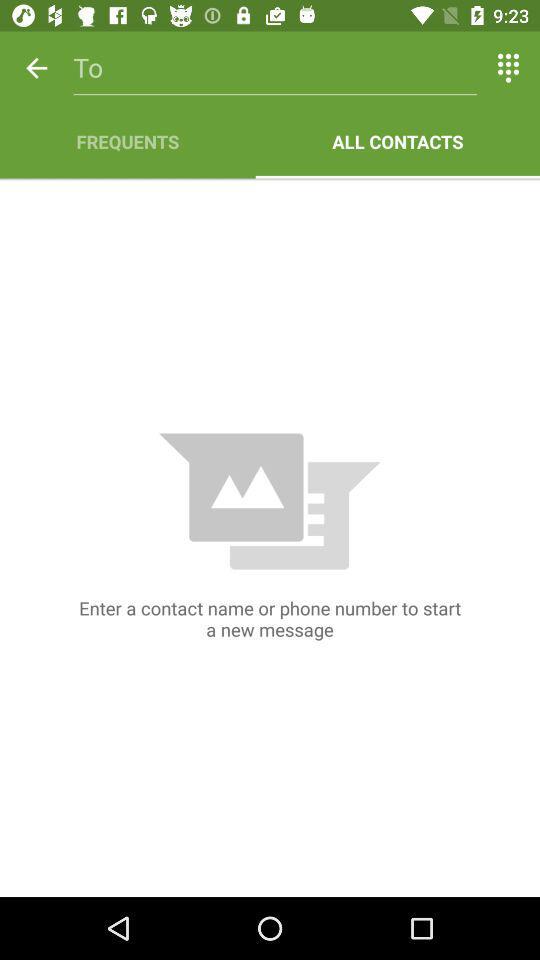 The image size is (540, 960). What do you see at coordinates (274, 68) in the screenshot?
I see `the app above the frequents` at bounding box center [274, 68].